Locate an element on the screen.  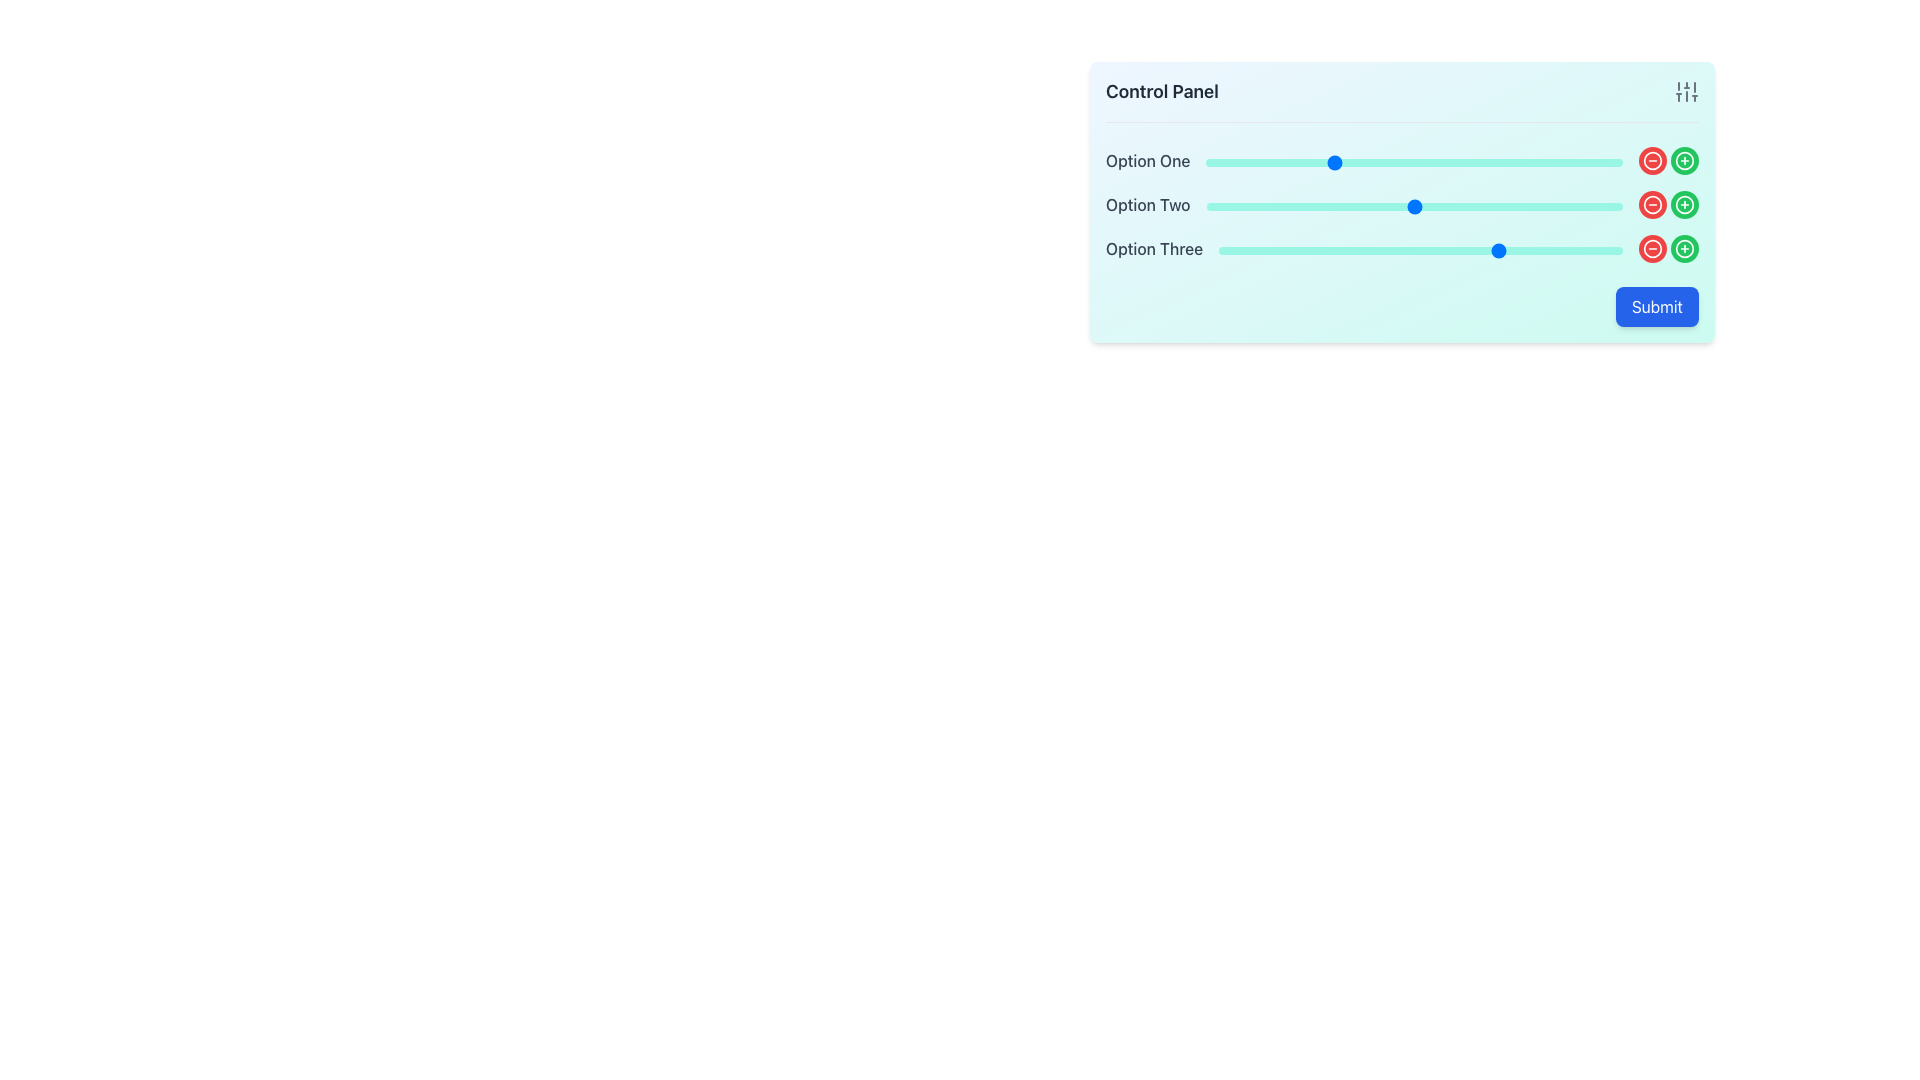
the slider is located at coordinates (1606, 207).